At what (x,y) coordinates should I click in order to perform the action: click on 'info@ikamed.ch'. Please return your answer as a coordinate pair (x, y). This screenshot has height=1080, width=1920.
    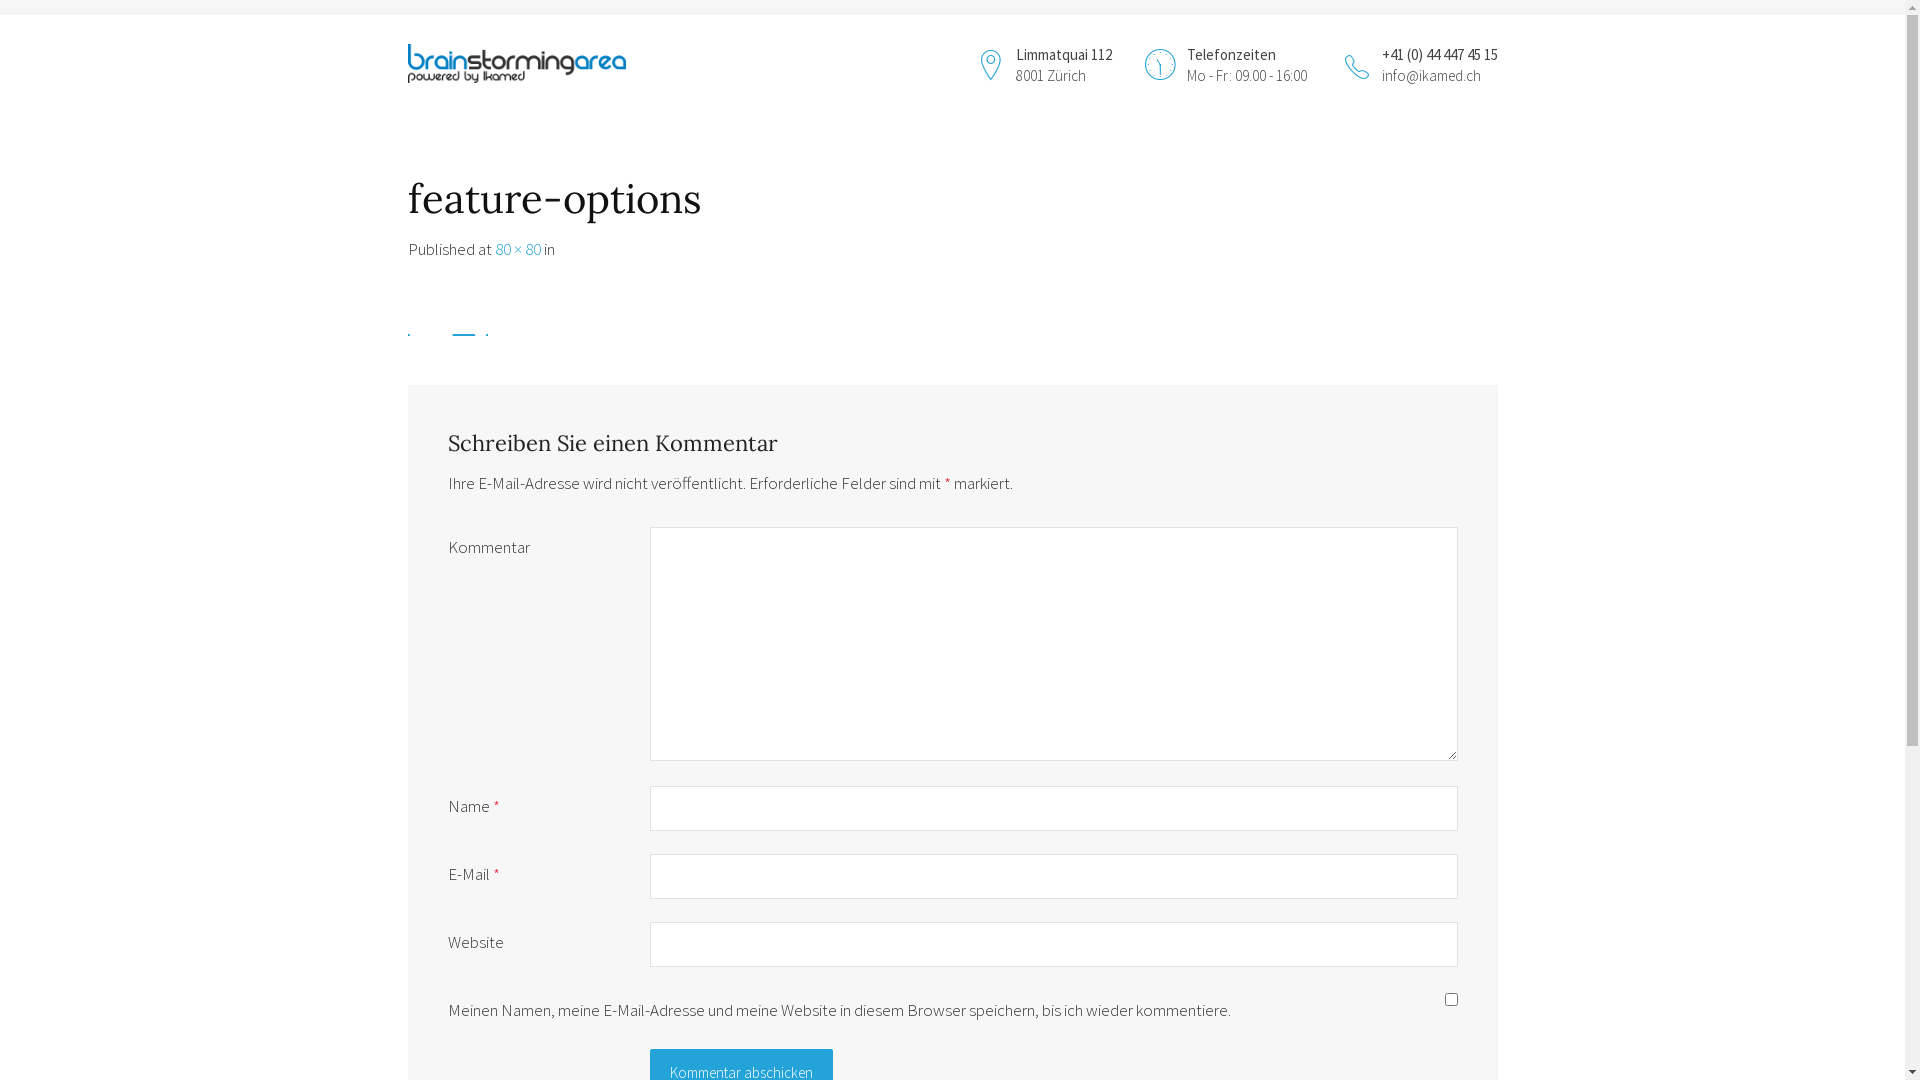
    Looking at the image, I should click on (1430, 74).